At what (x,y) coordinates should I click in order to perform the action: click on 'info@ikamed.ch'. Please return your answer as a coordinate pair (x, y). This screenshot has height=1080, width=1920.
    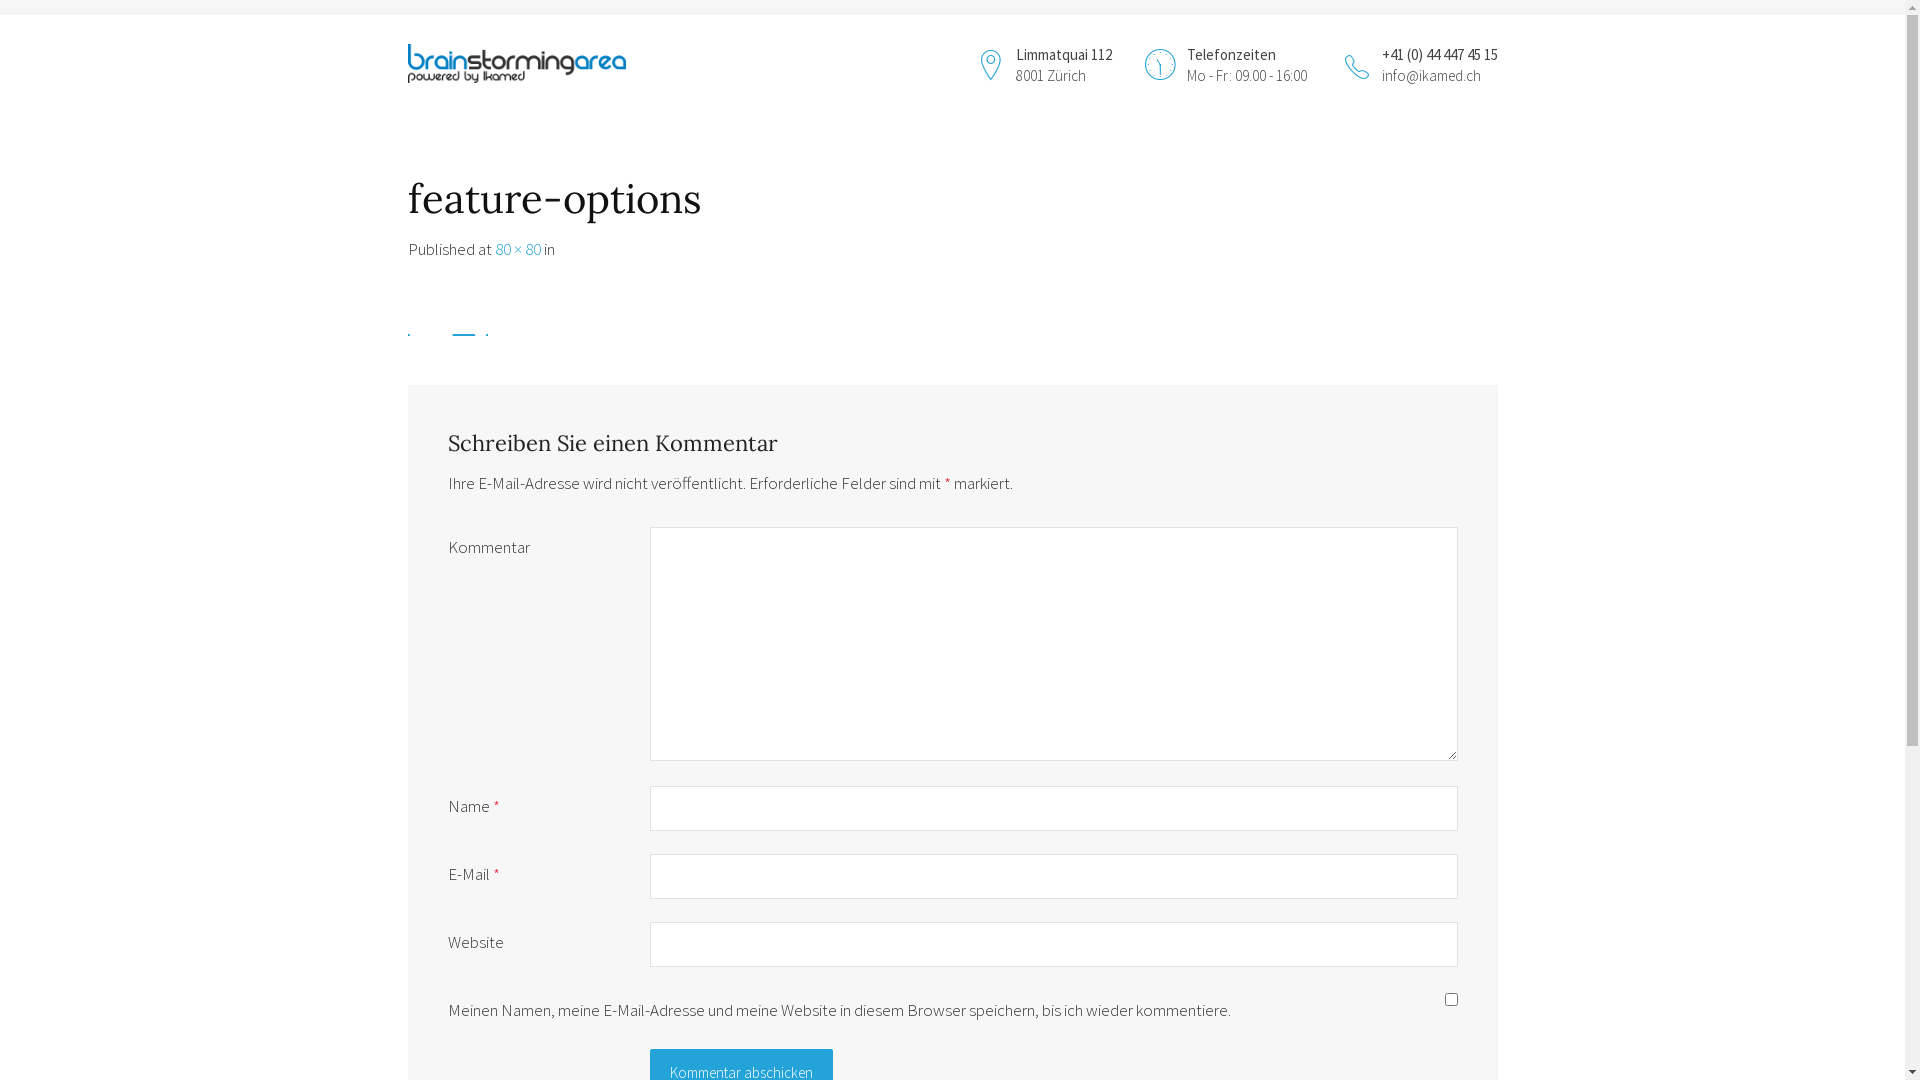
    Looking at the image, I should click on (1430, 74).